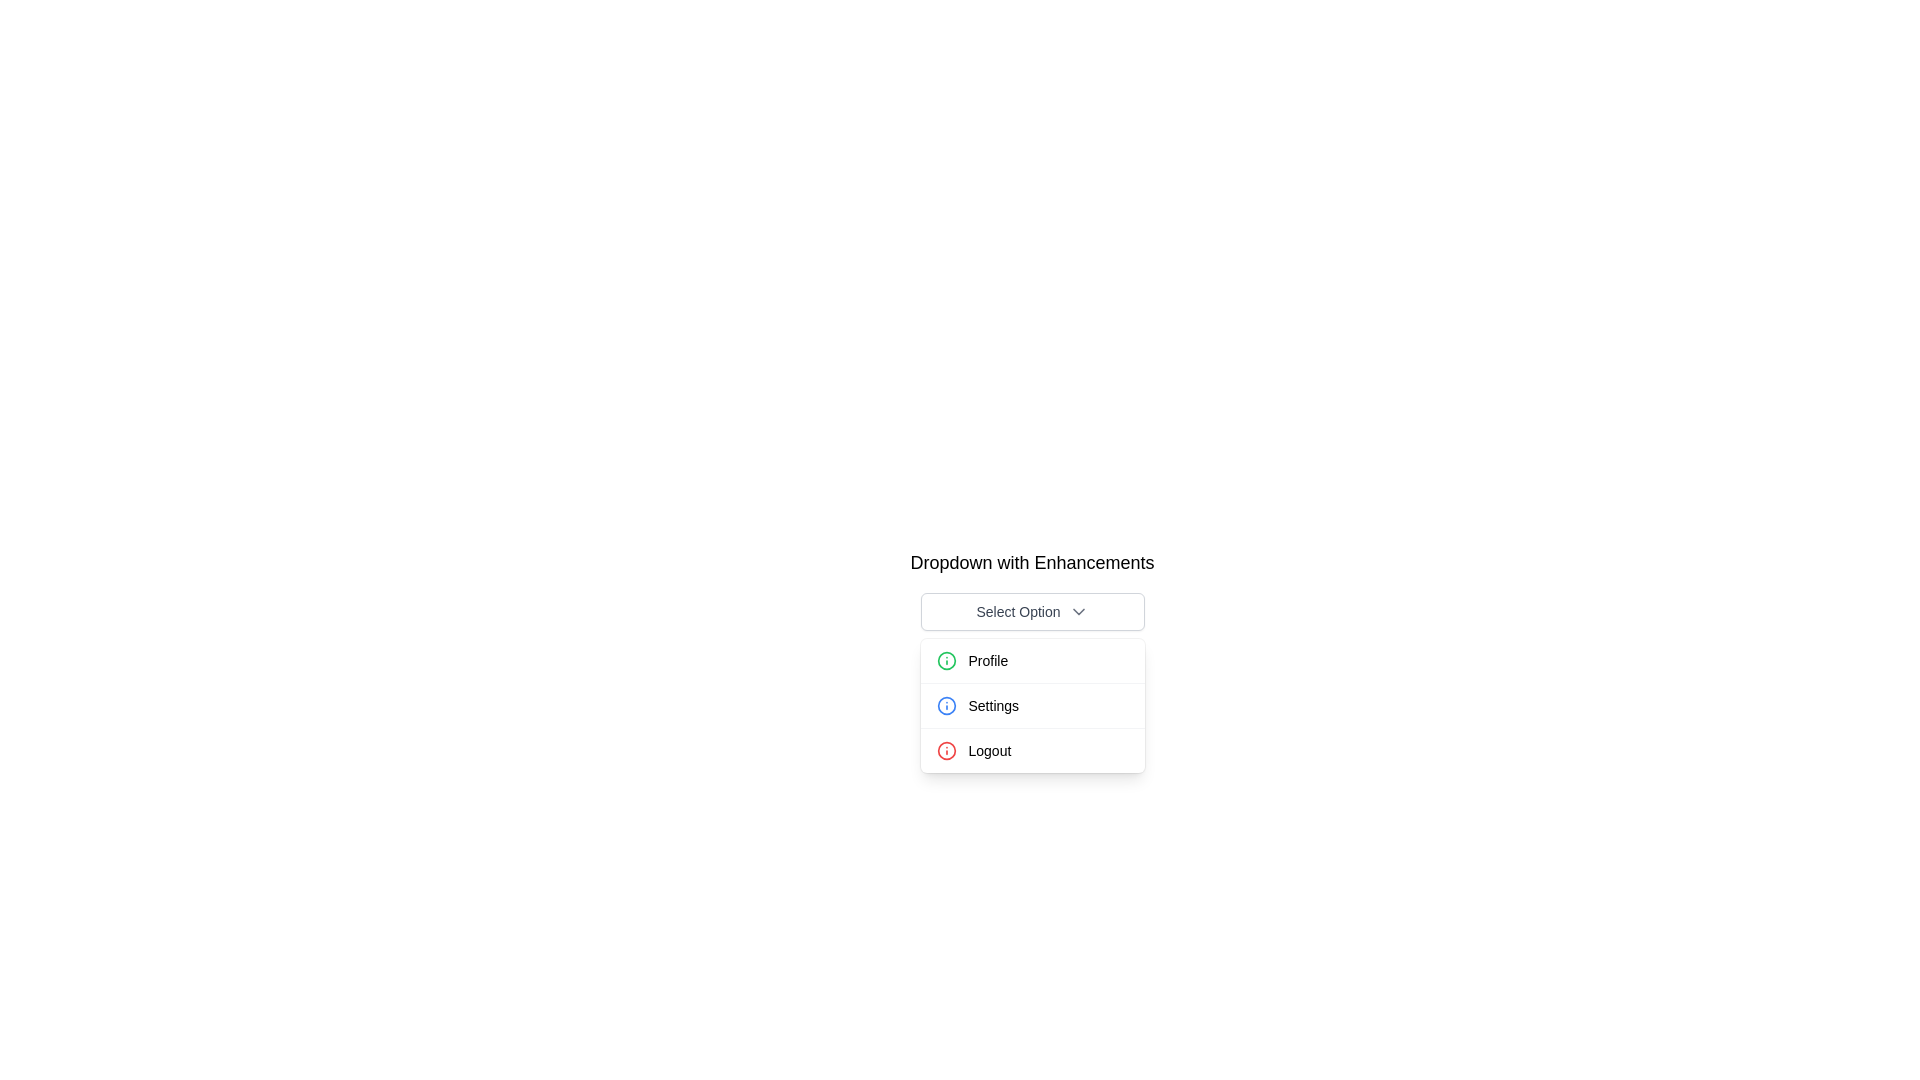 The image size is (1920, 1080). Describe the element at coordinates (945, 751) in the screenshot. I see `the red-themed logout icon positioned at the bottom of the dropdown menu beneath 'Settings' to understand its visual meaning` at that location.